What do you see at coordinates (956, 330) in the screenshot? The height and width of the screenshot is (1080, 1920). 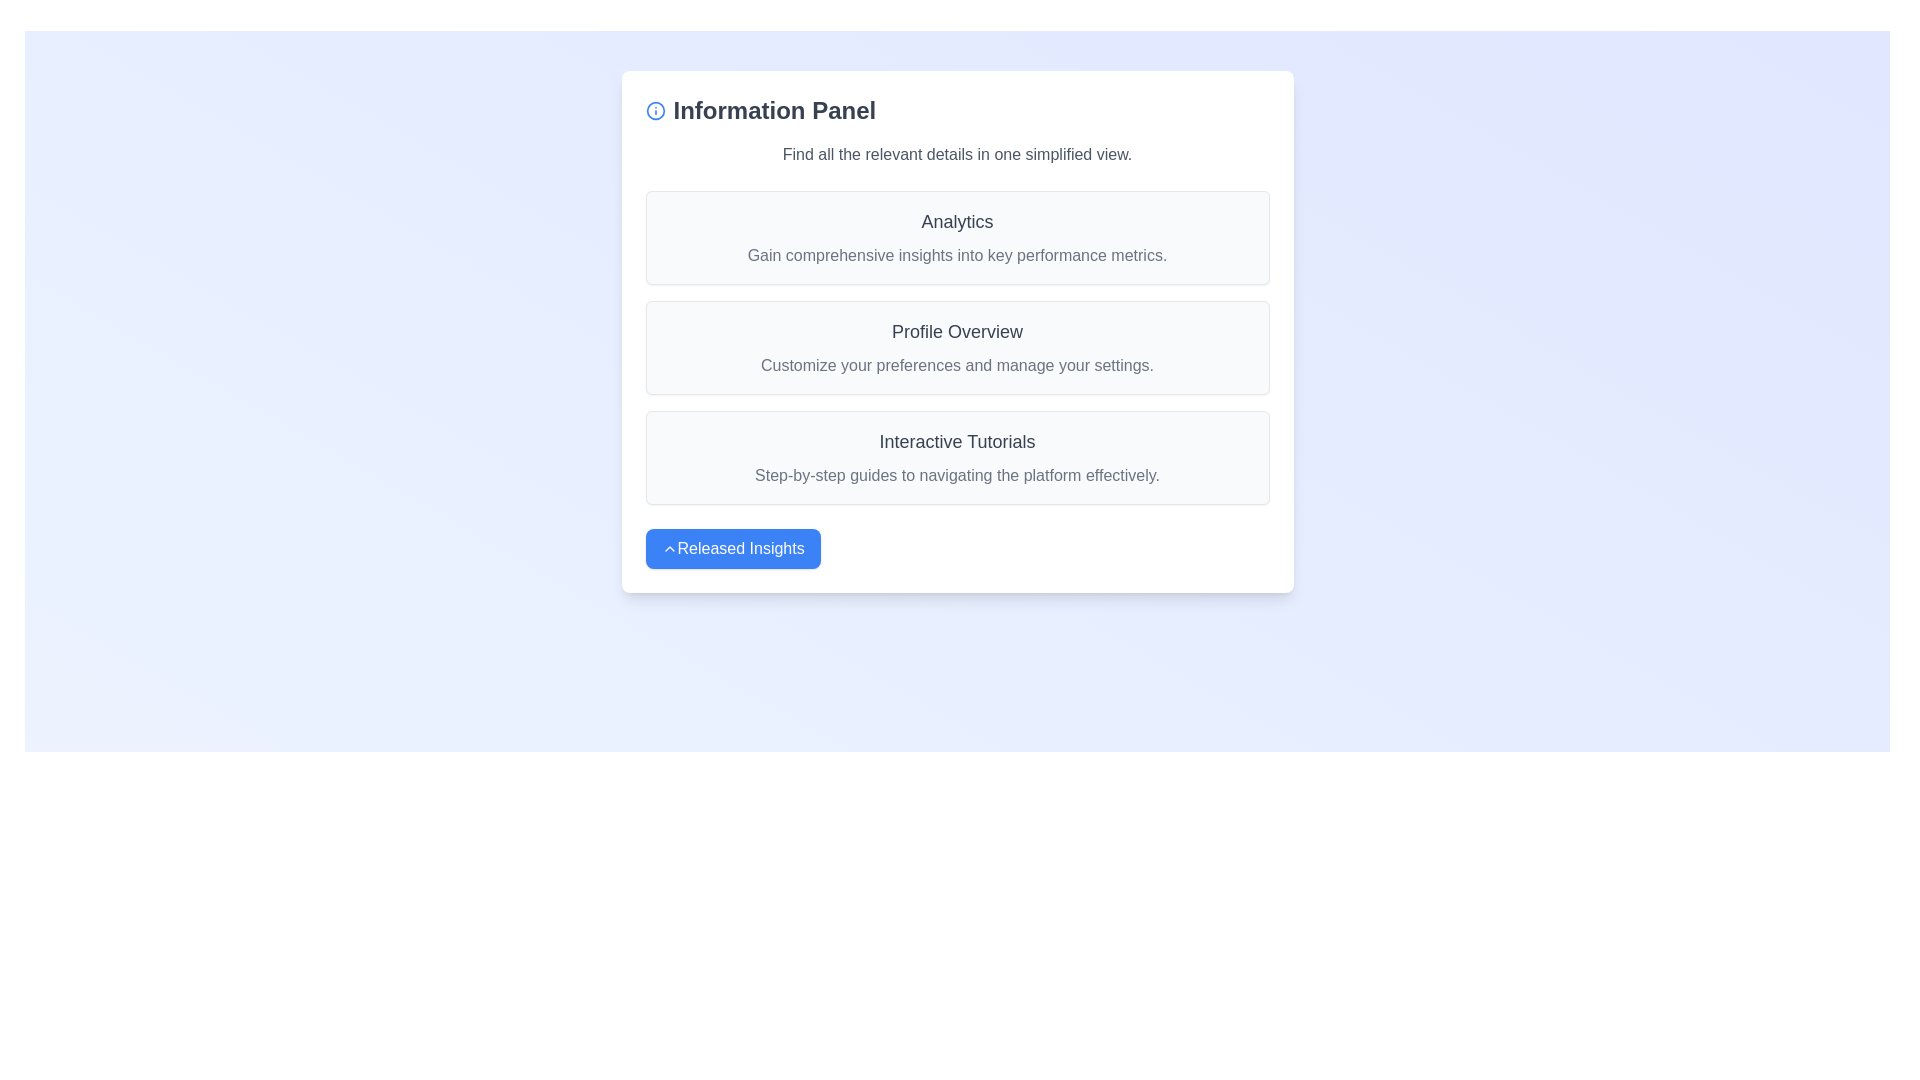 I see `the 'Profile Overview' text label for accessibility` at bounding box center [956, 330].